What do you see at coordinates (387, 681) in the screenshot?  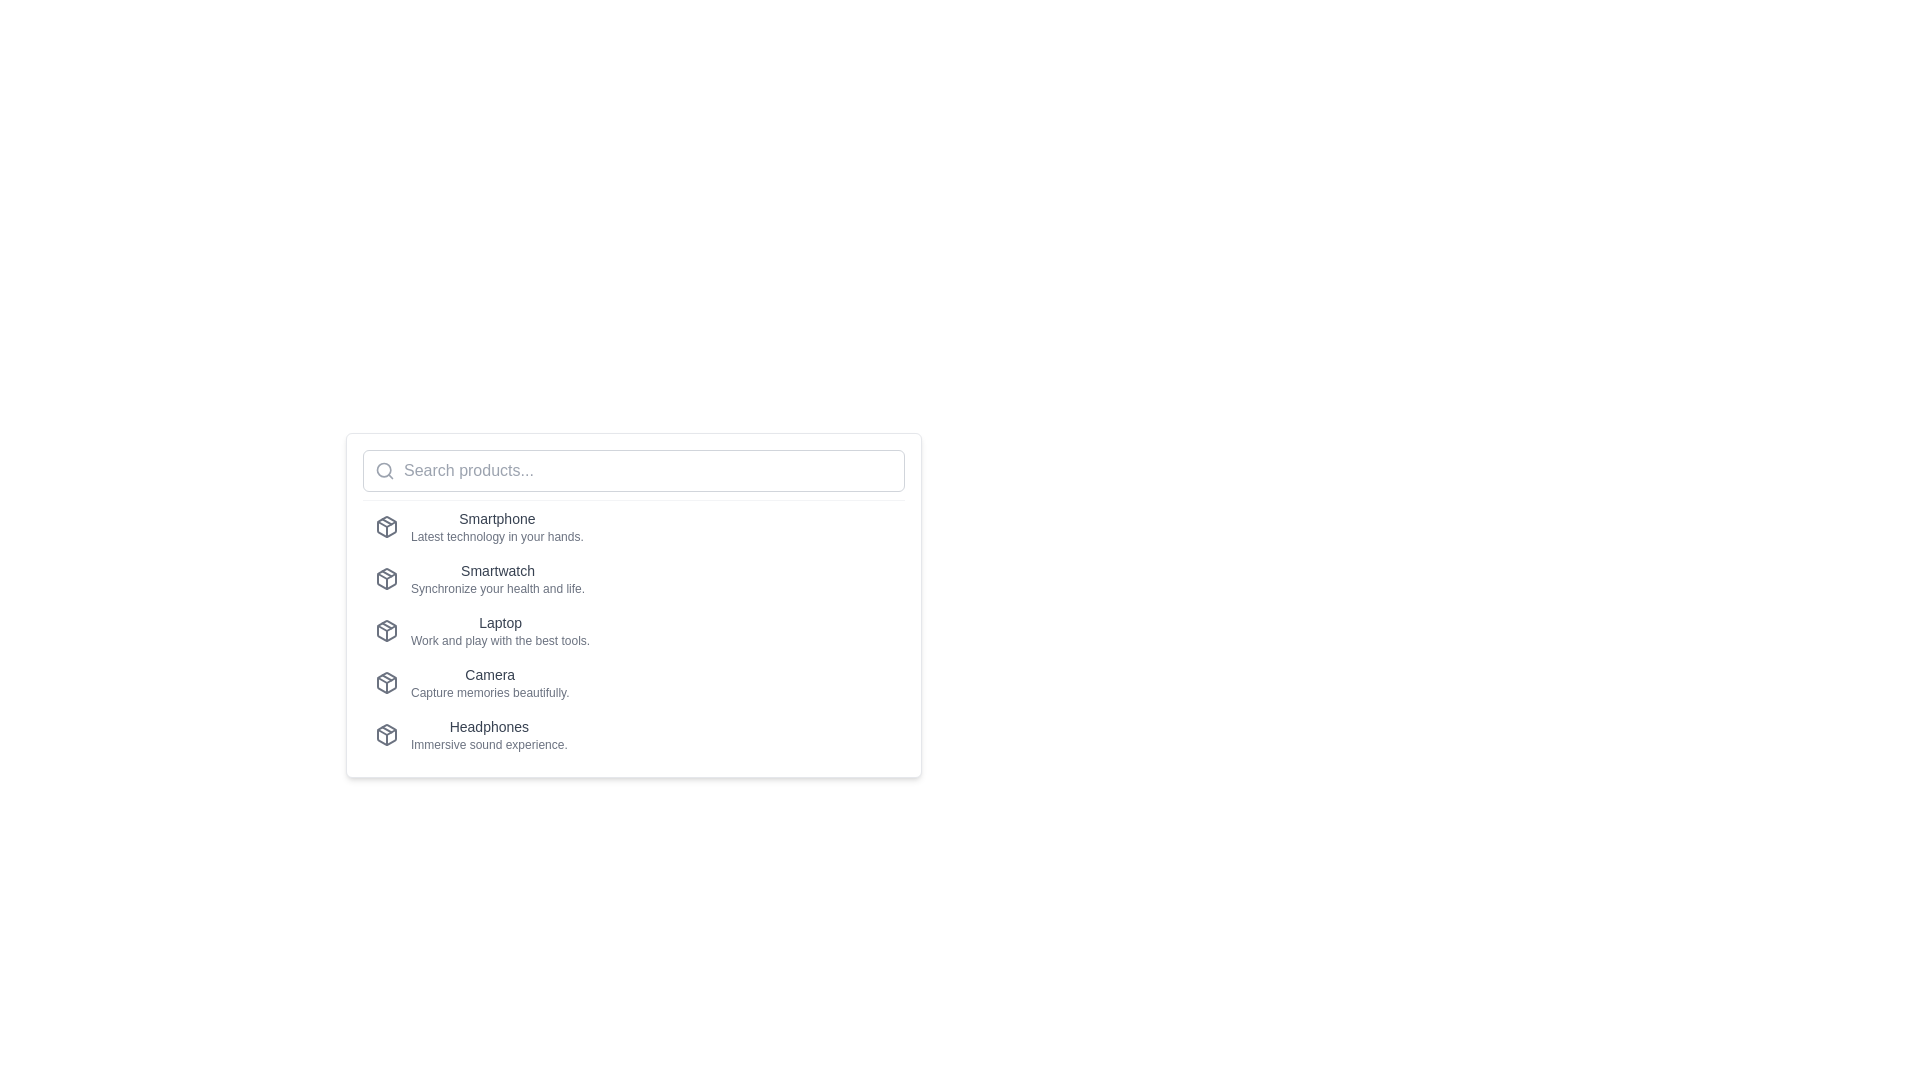 I see `the SVG icon representing the 'Camera' entry within the selection menu, which is located to the left of the text 'Camera' and 'Capture memories beautifully.'` at bounding box center [387, 681].